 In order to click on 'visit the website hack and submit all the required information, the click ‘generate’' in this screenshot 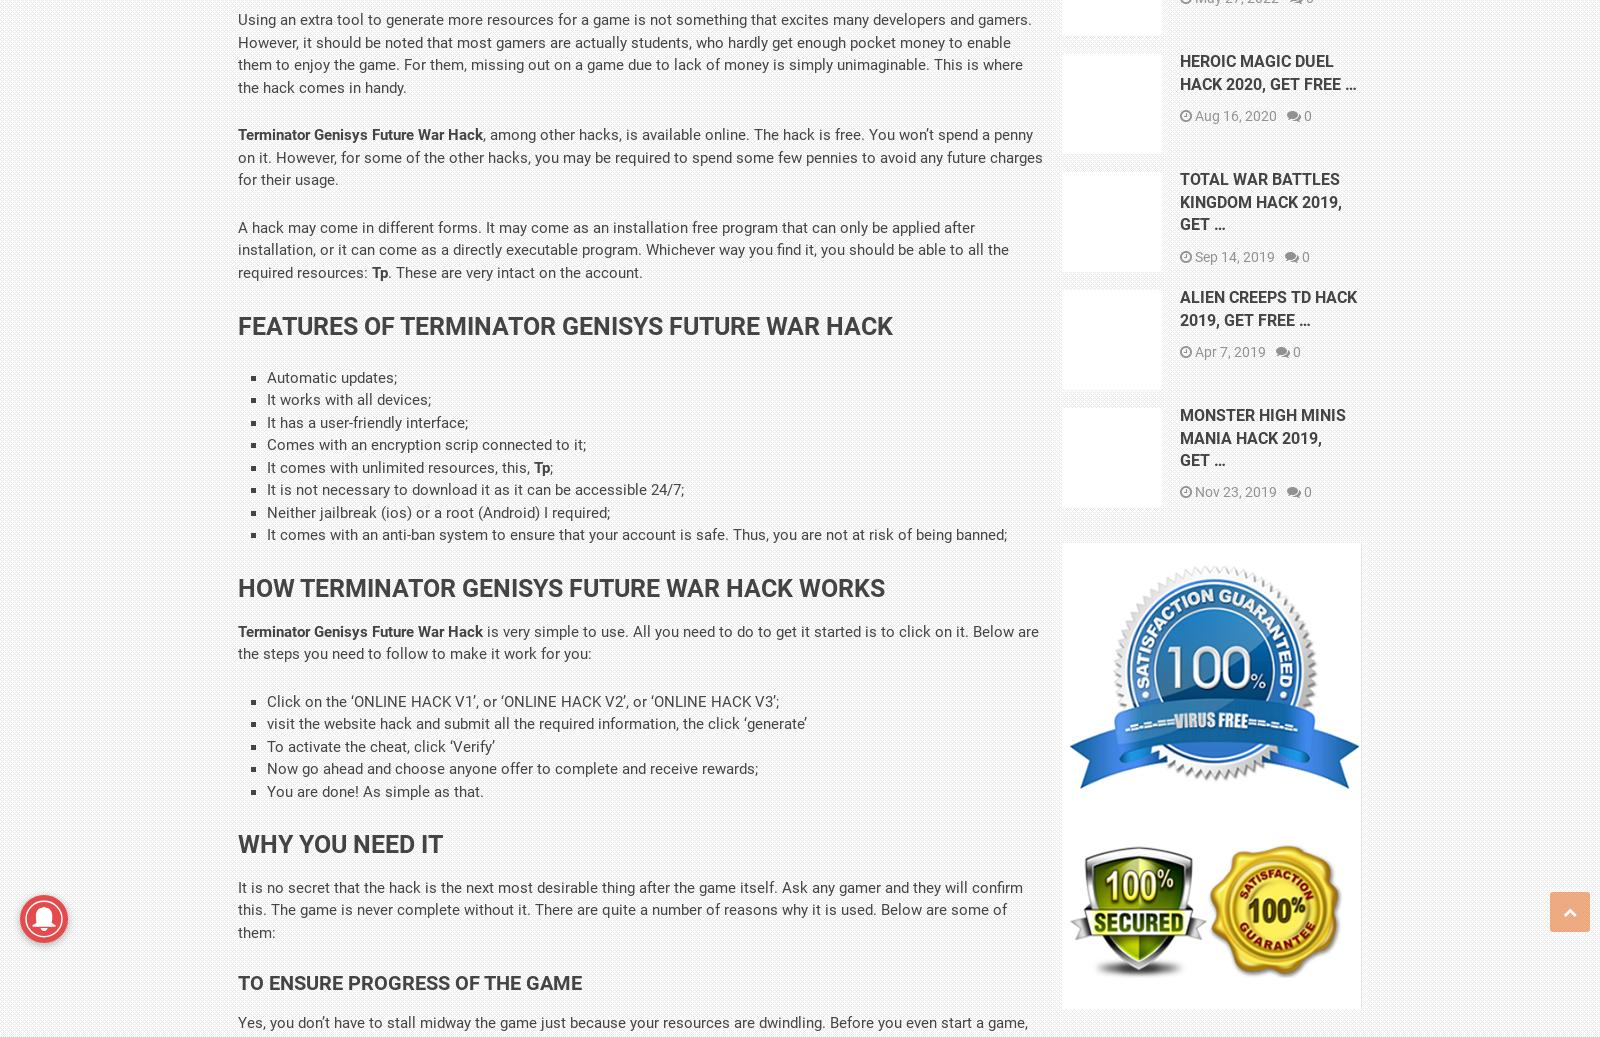, I will do `click(266, 724)`.